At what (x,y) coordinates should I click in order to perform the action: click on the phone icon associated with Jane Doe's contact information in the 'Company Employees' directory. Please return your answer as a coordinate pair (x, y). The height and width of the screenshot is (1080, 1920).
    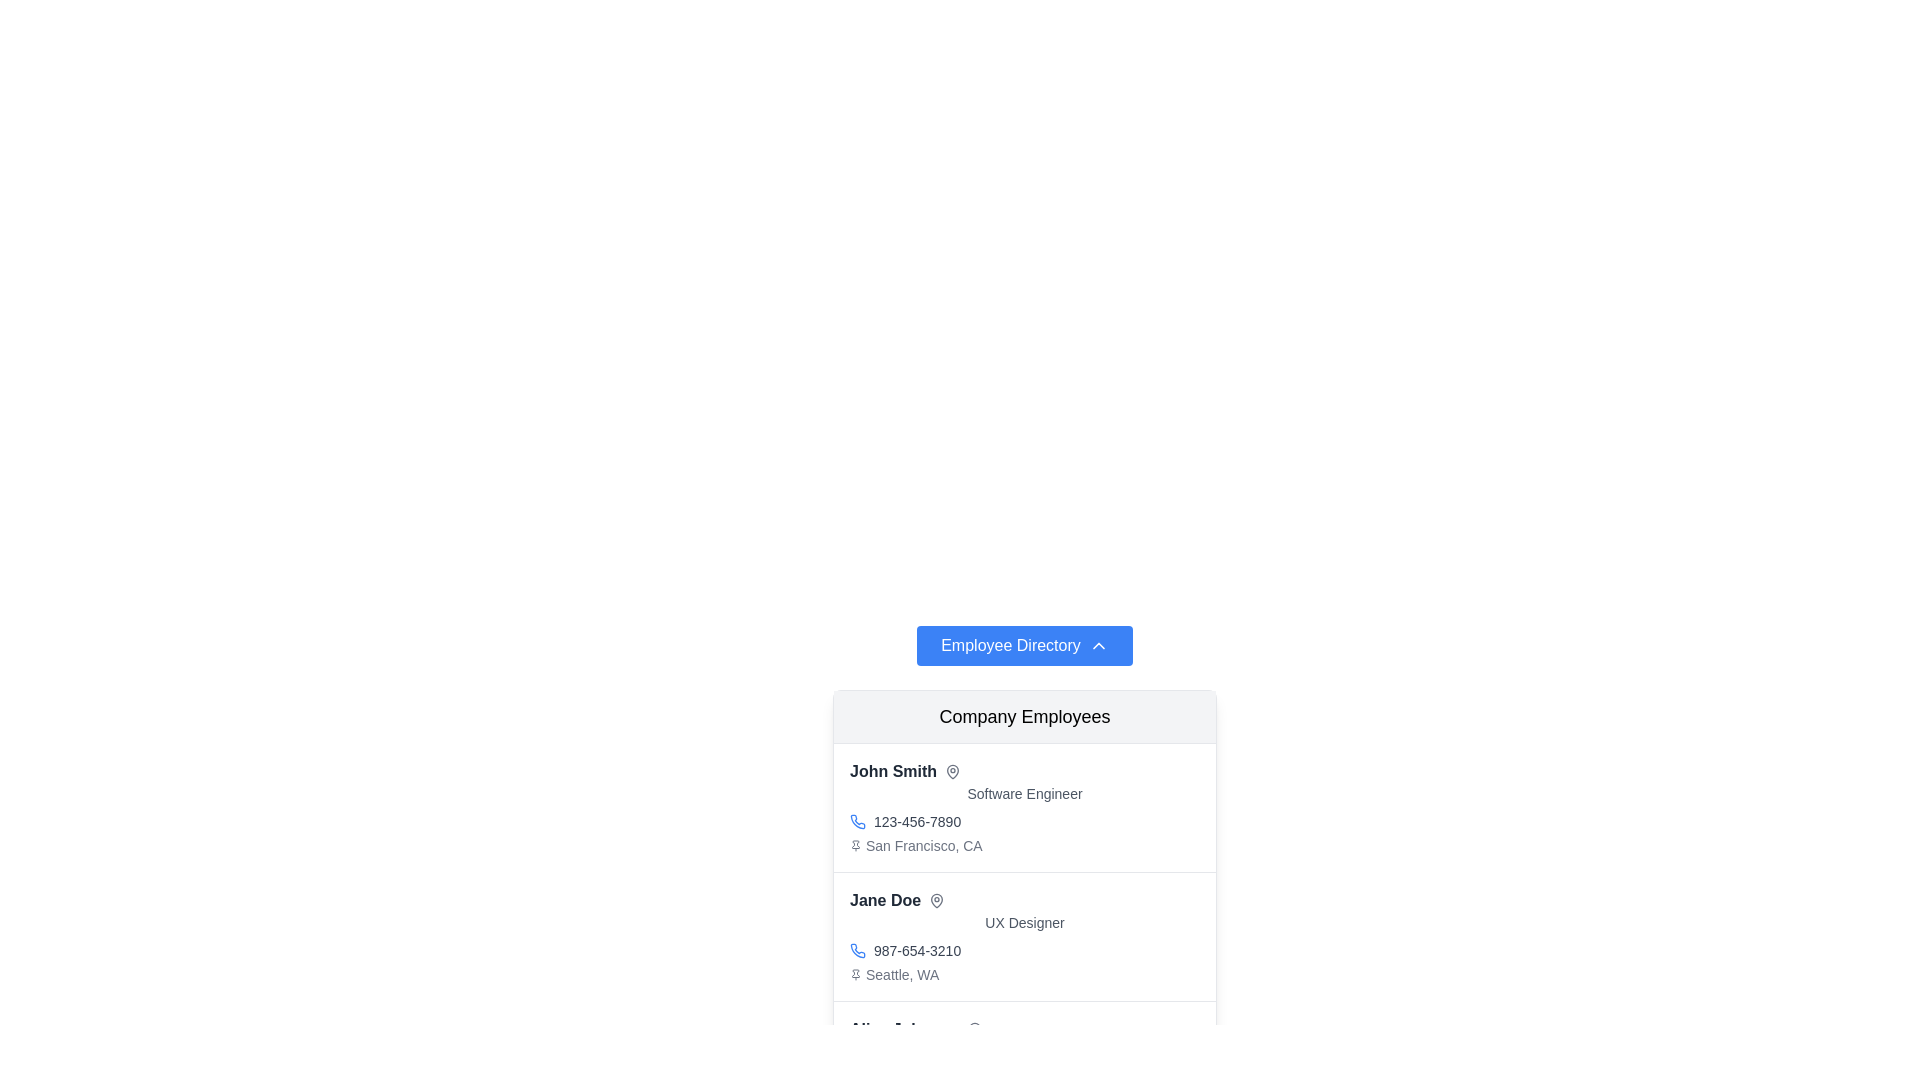
    Looking at the image, I should click on (858, 949).